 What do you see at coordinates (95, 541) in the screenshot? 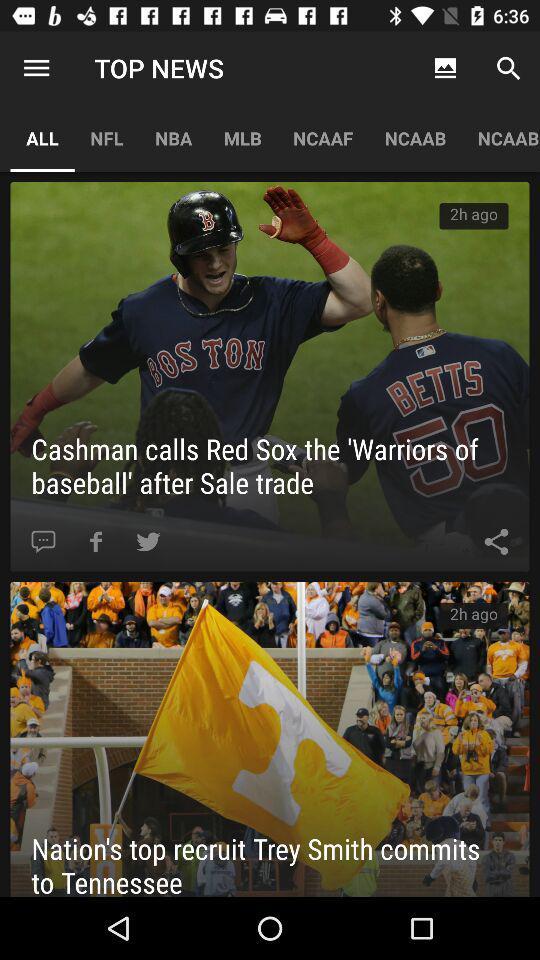
I see `the item below cashman calls red item` at bounding box center [95, 541].